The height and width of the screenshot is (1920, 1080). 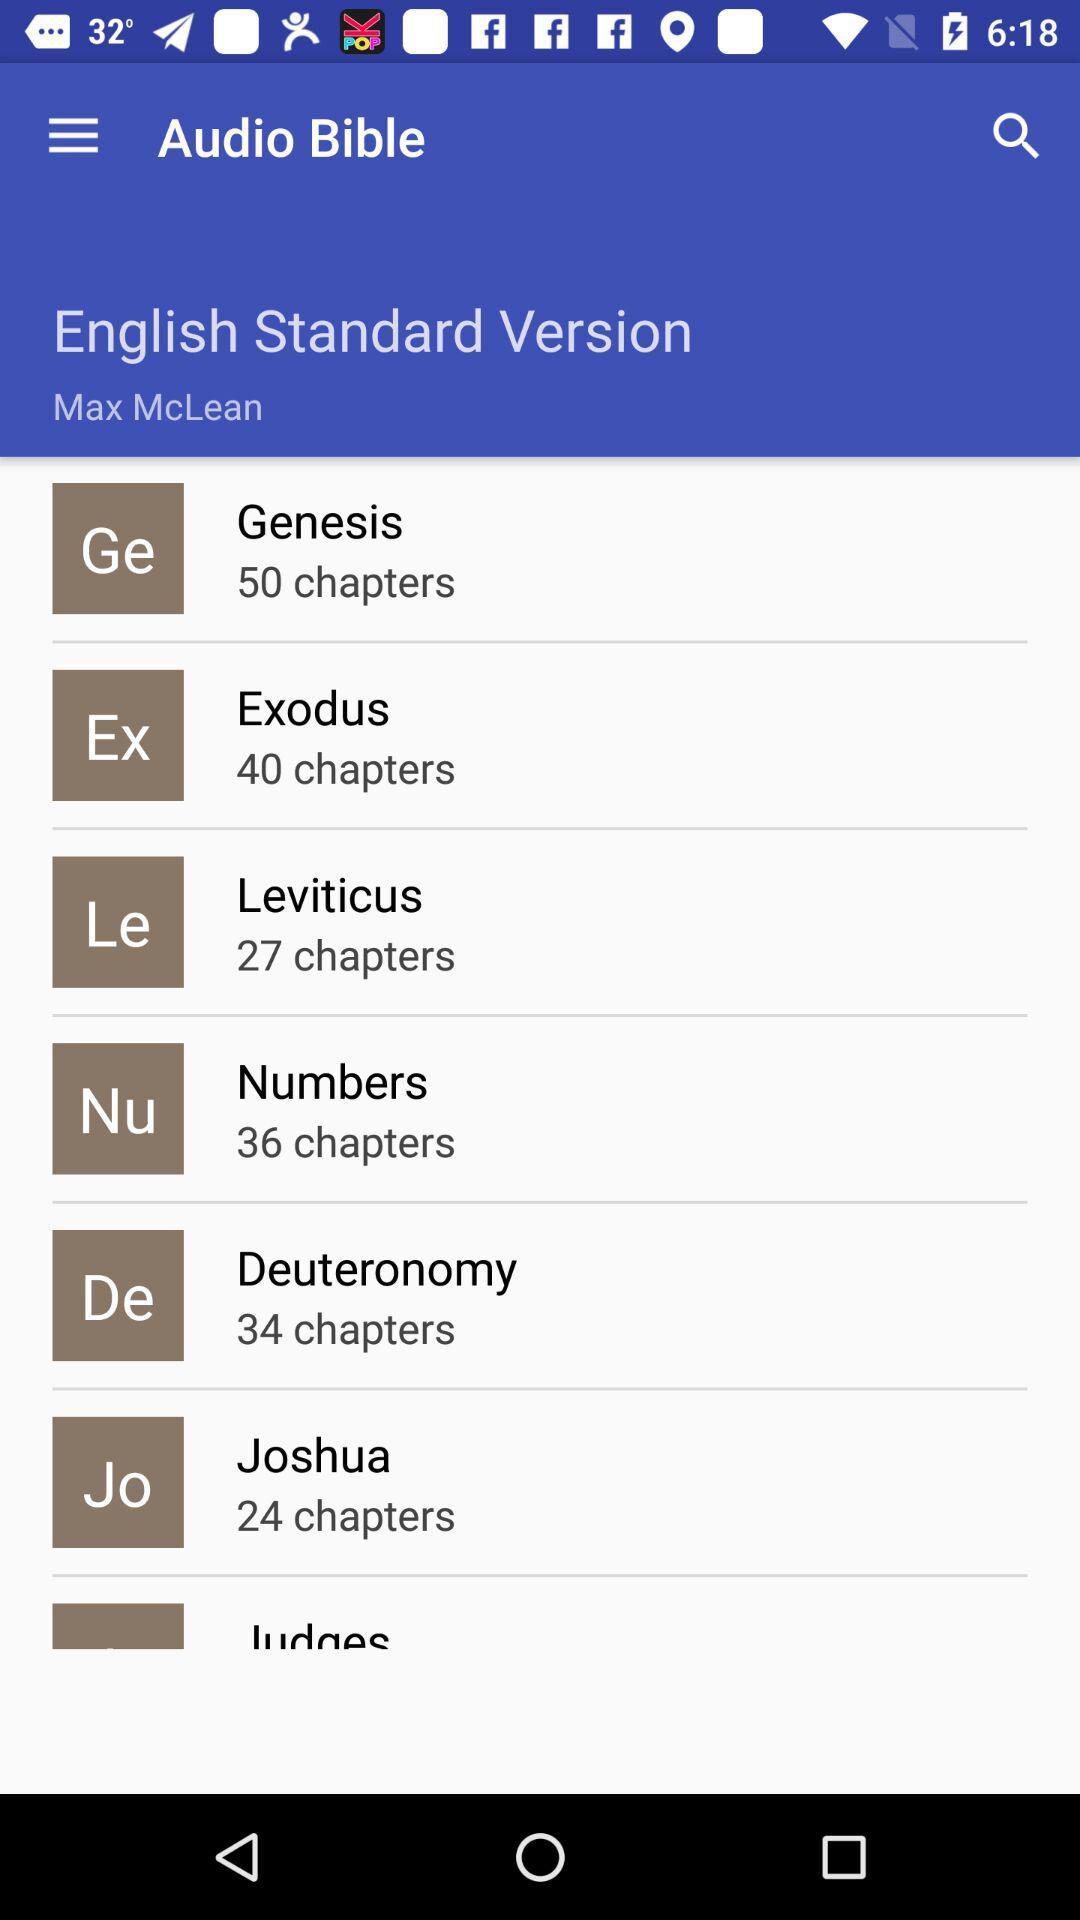 What do you see at coordinates (631, 1628) in the screenshot?
I see `the item next to ju item` at bounding box center [631, 1628].